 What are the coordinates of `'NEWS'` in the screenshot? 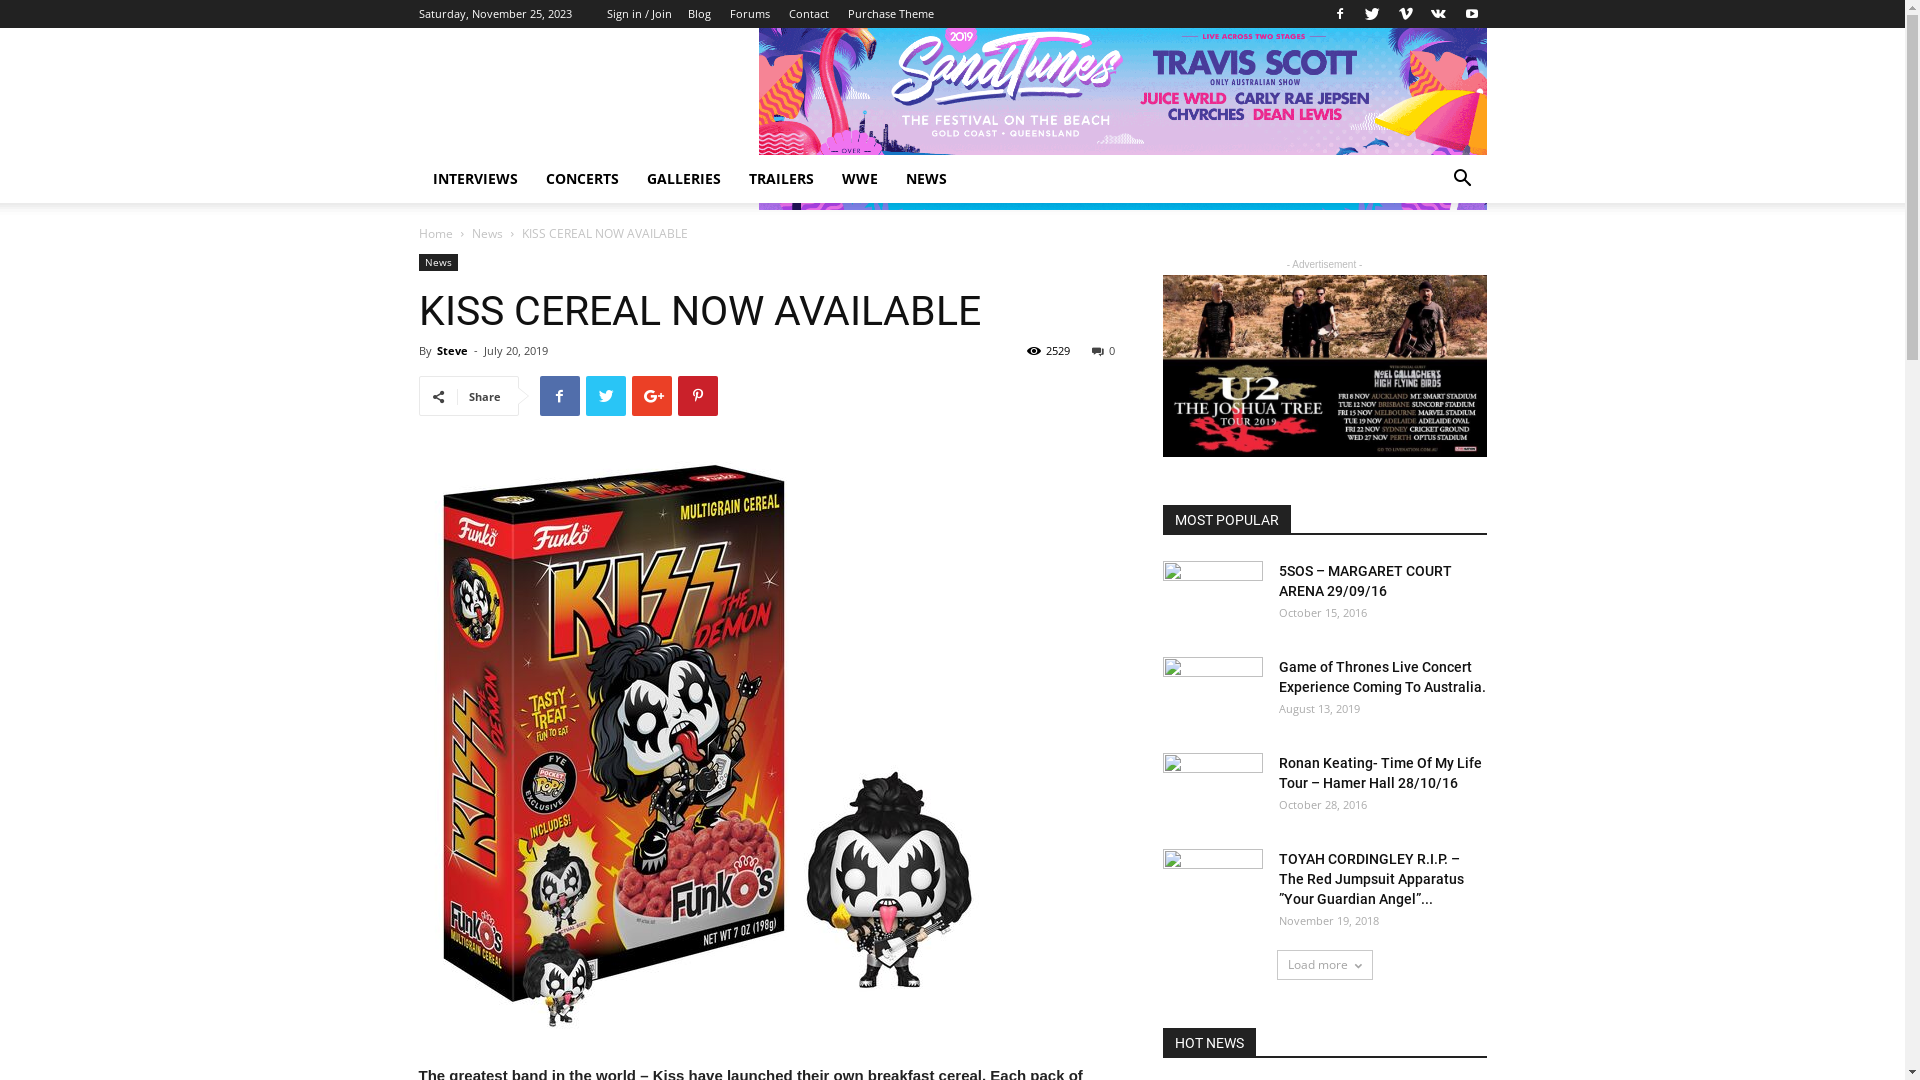 It's located at (925, 177).